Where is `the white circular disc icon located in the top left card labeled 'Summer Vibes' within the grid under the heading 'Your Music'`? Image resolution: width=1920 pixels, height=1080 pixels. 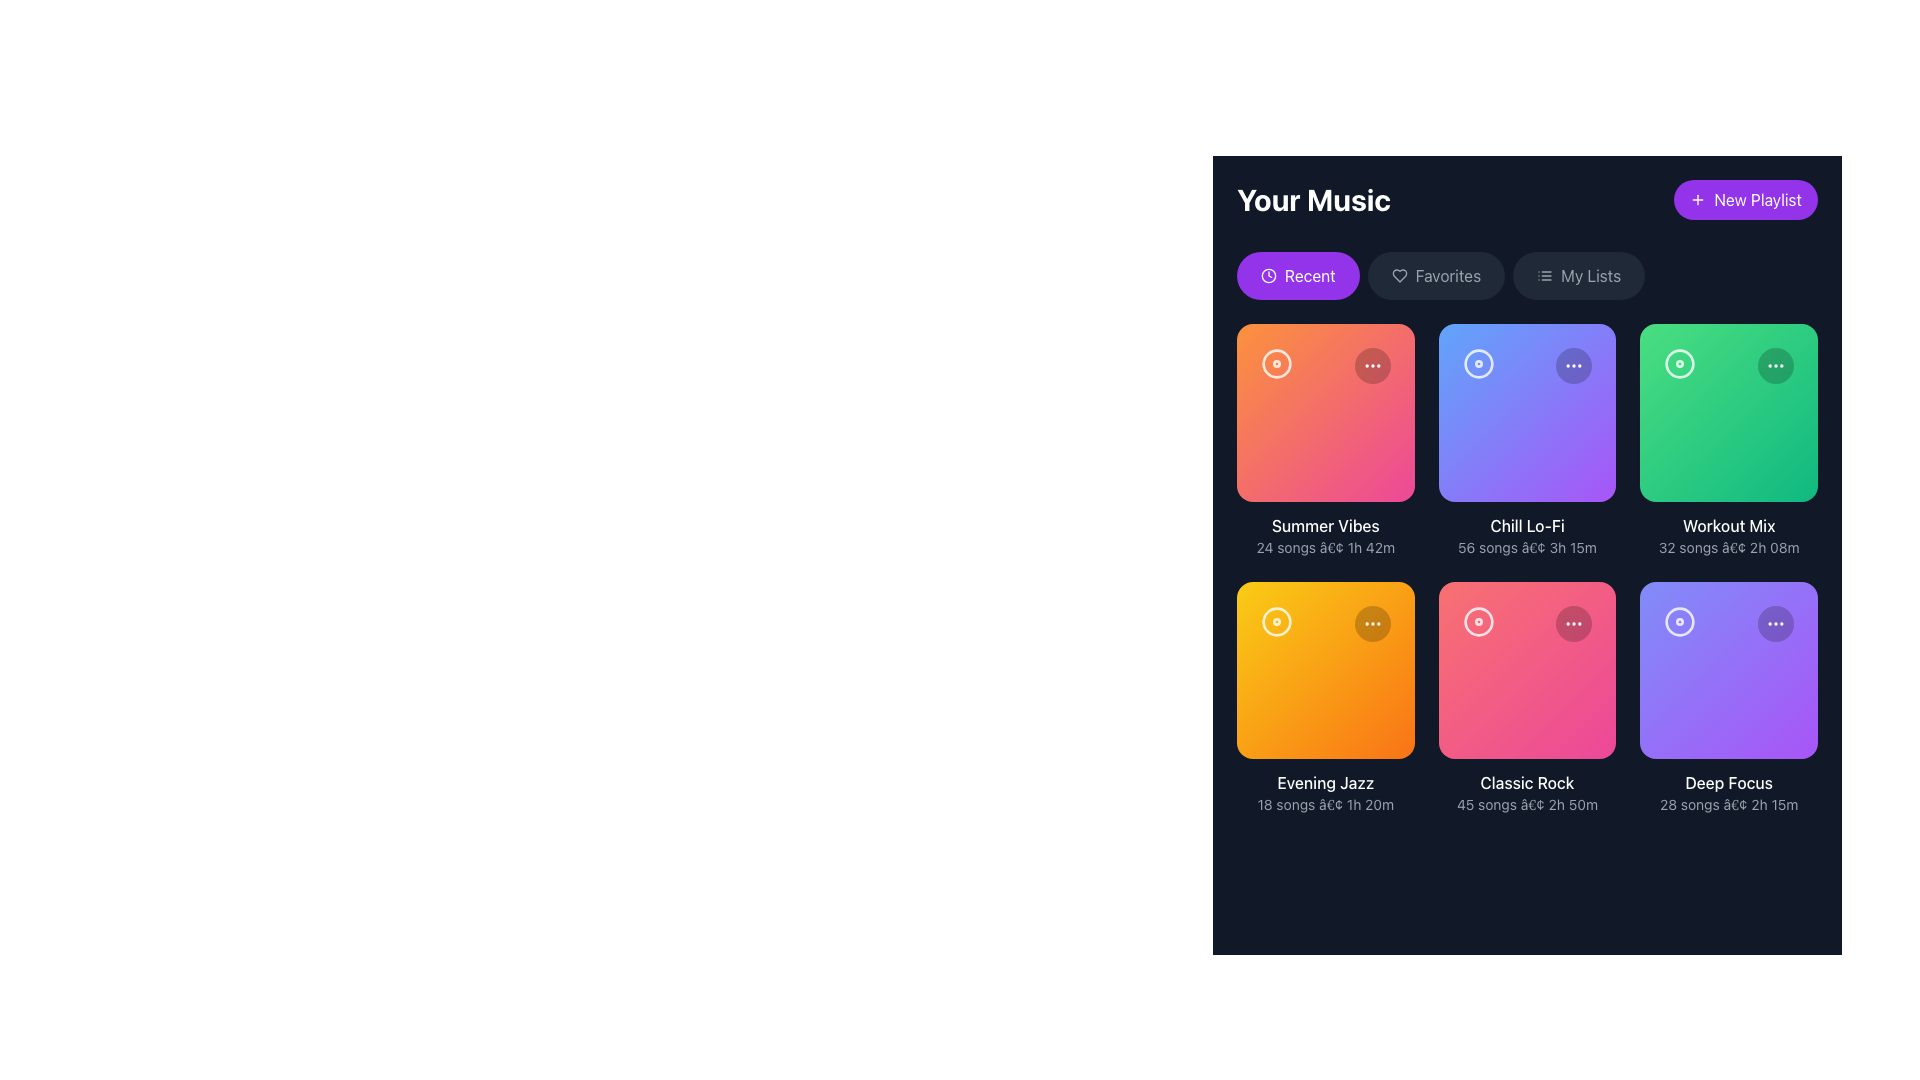
the white circular disc icon located in the top left card labeled 'Summer Vibes' within the grid under the heading 'Your Music' is located at coordinates (1275, 363).